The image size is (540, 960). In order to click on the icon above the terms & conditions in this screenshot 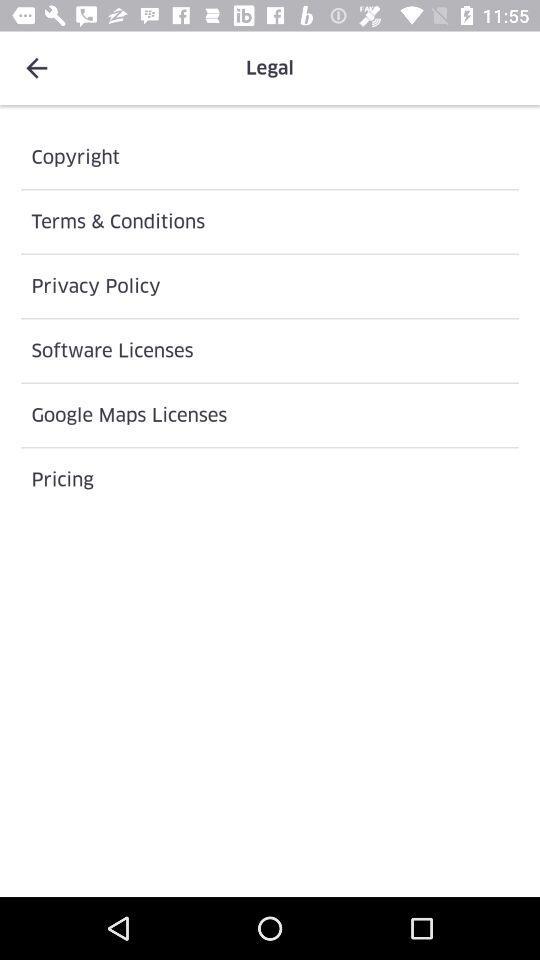, I will do `click(270, 156)`.